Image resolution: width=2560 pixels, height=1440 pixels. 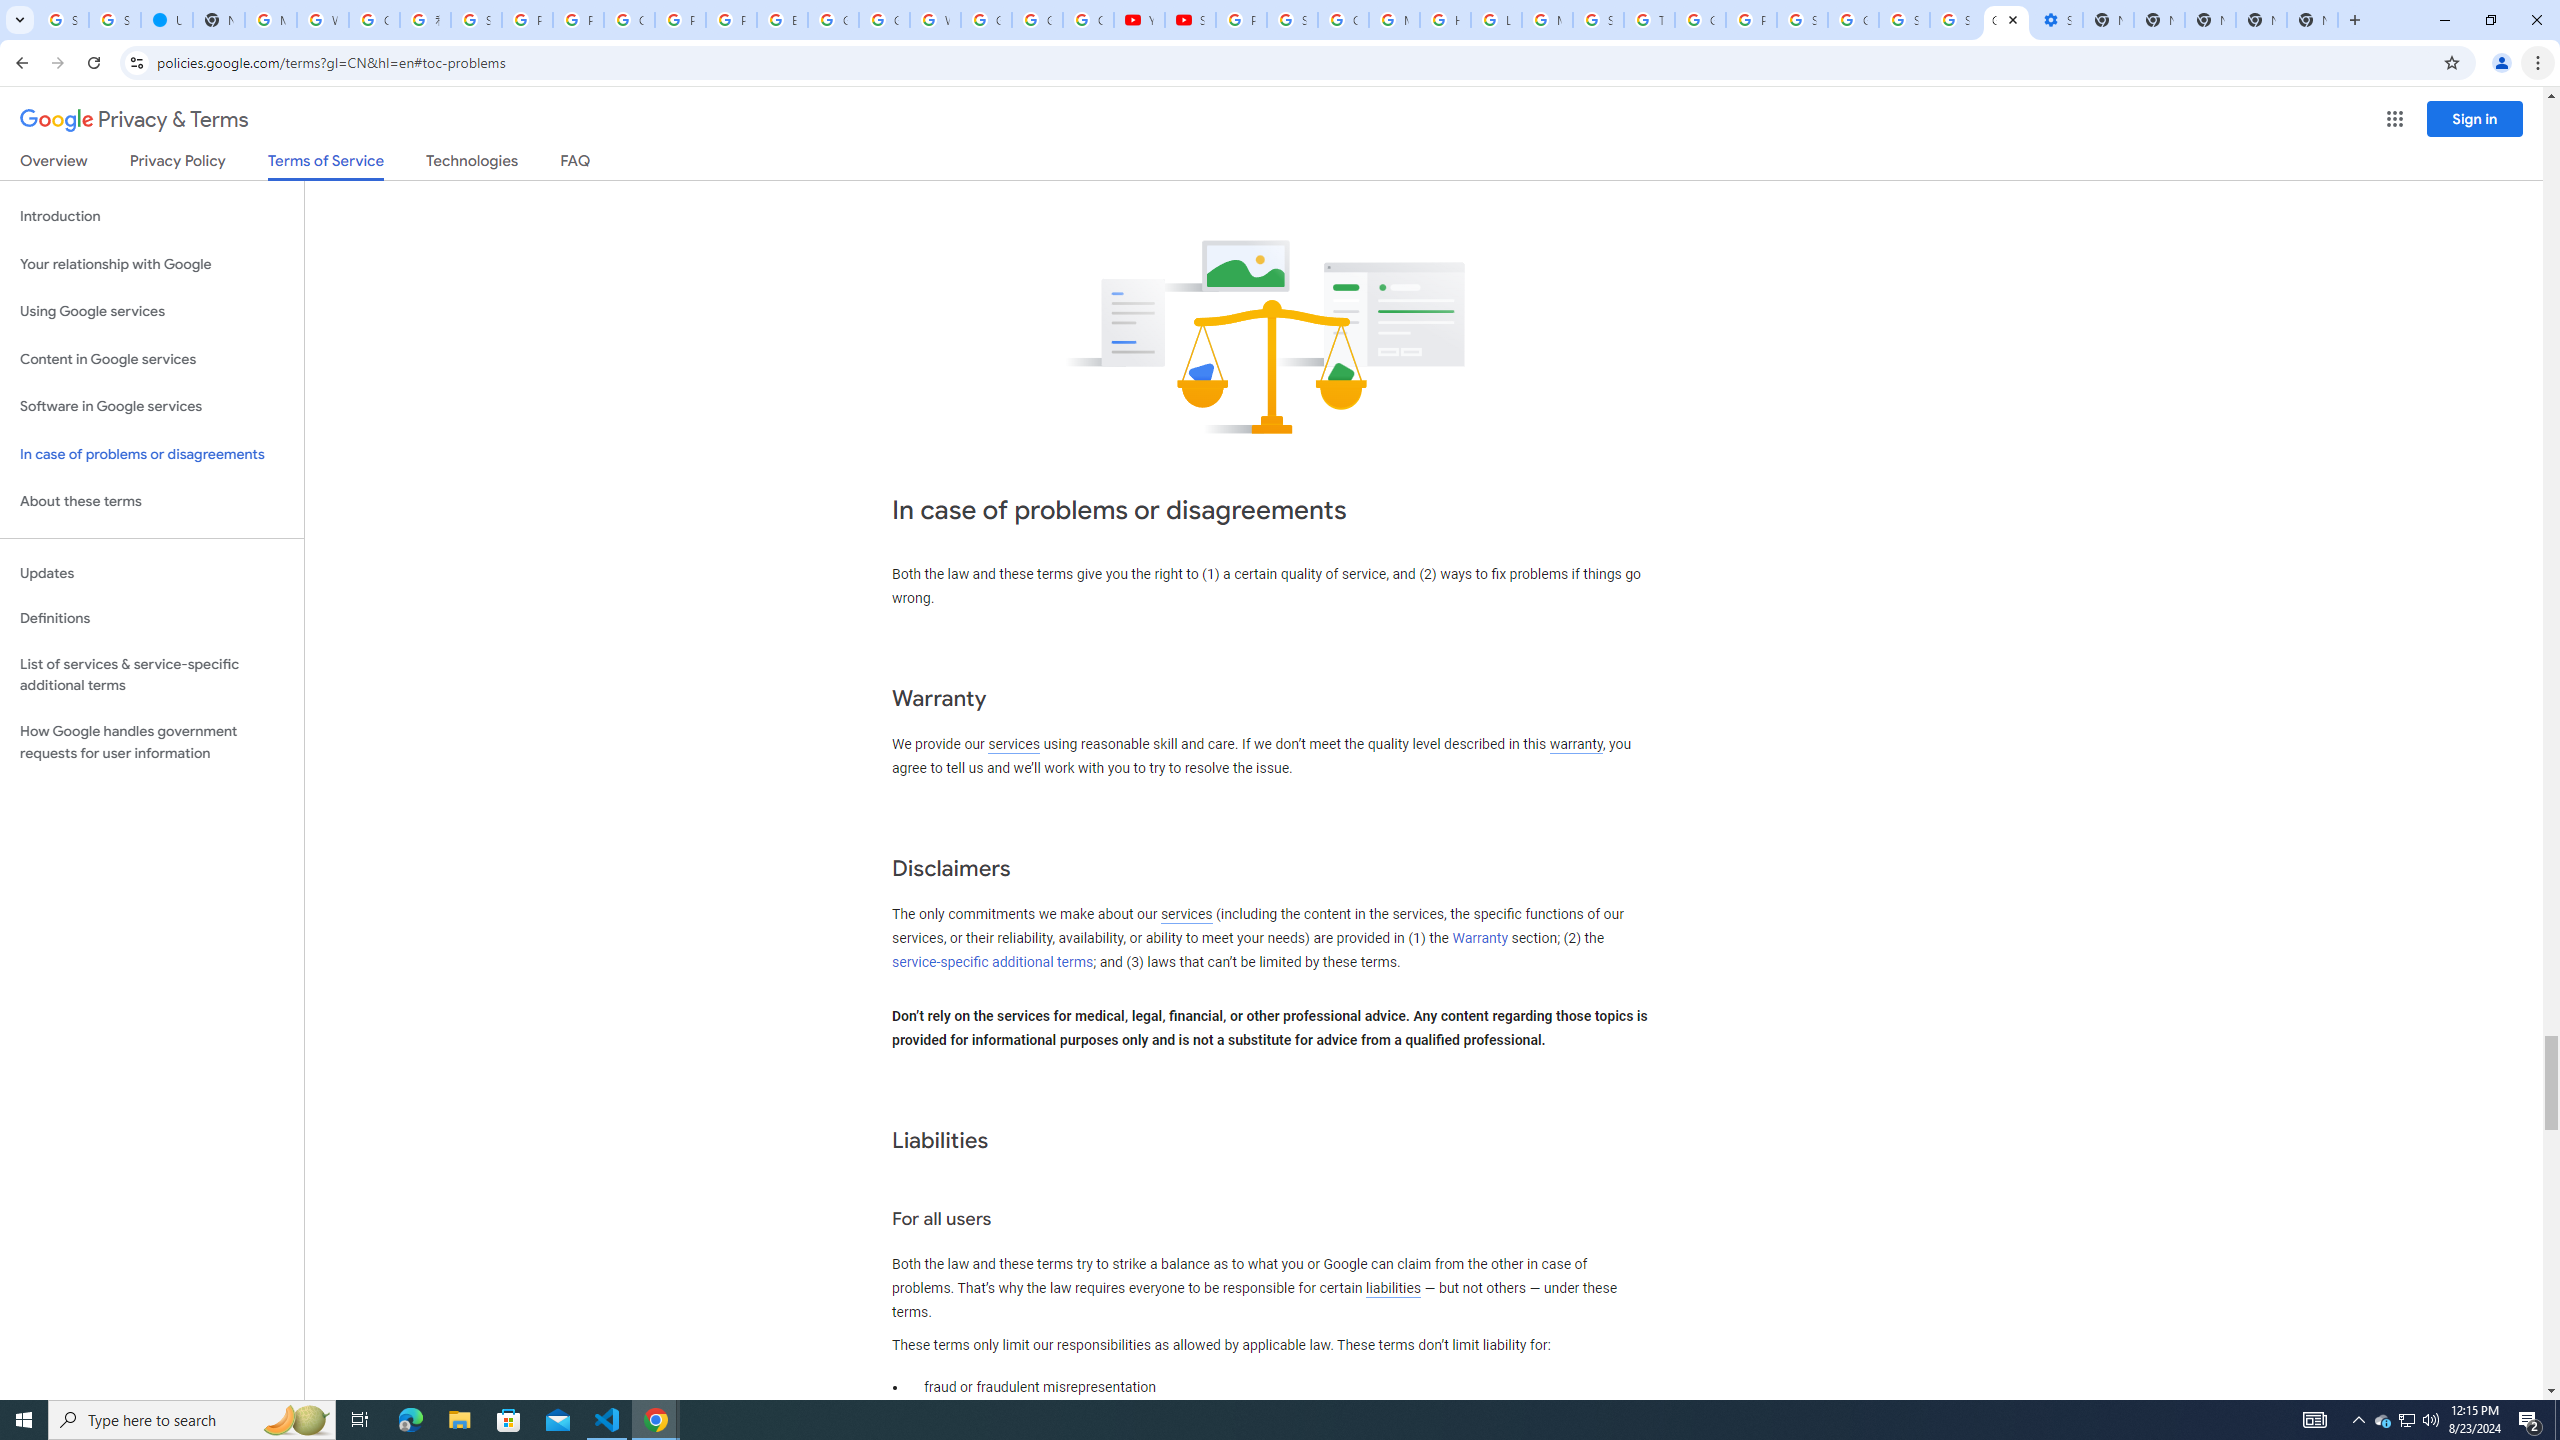 What do you see at coordinates (1700, 19) in the screenshot?
I see `'Google Ads - Sign in'` at bounding box center [1700, 19].